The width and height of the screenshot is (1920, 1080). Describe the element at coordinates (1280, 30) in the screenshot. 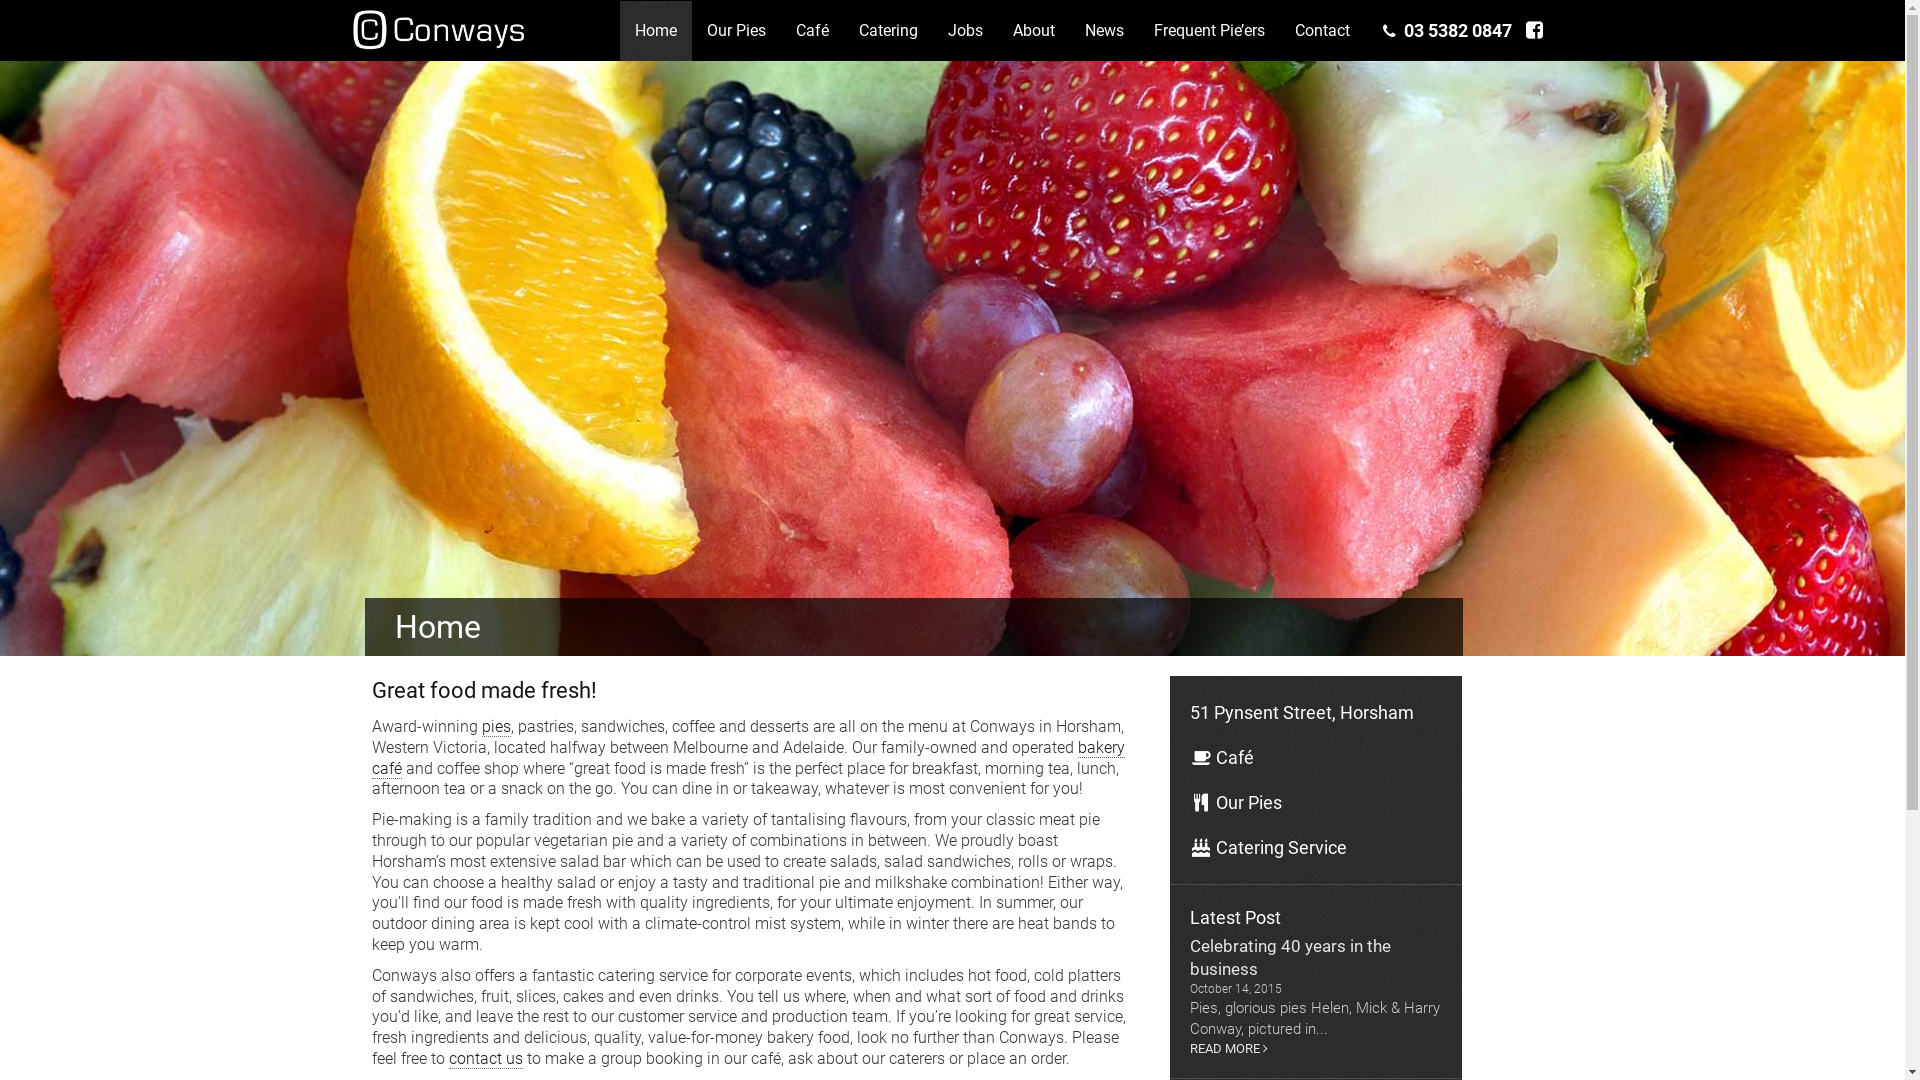

I see `'Contact'` at that location.